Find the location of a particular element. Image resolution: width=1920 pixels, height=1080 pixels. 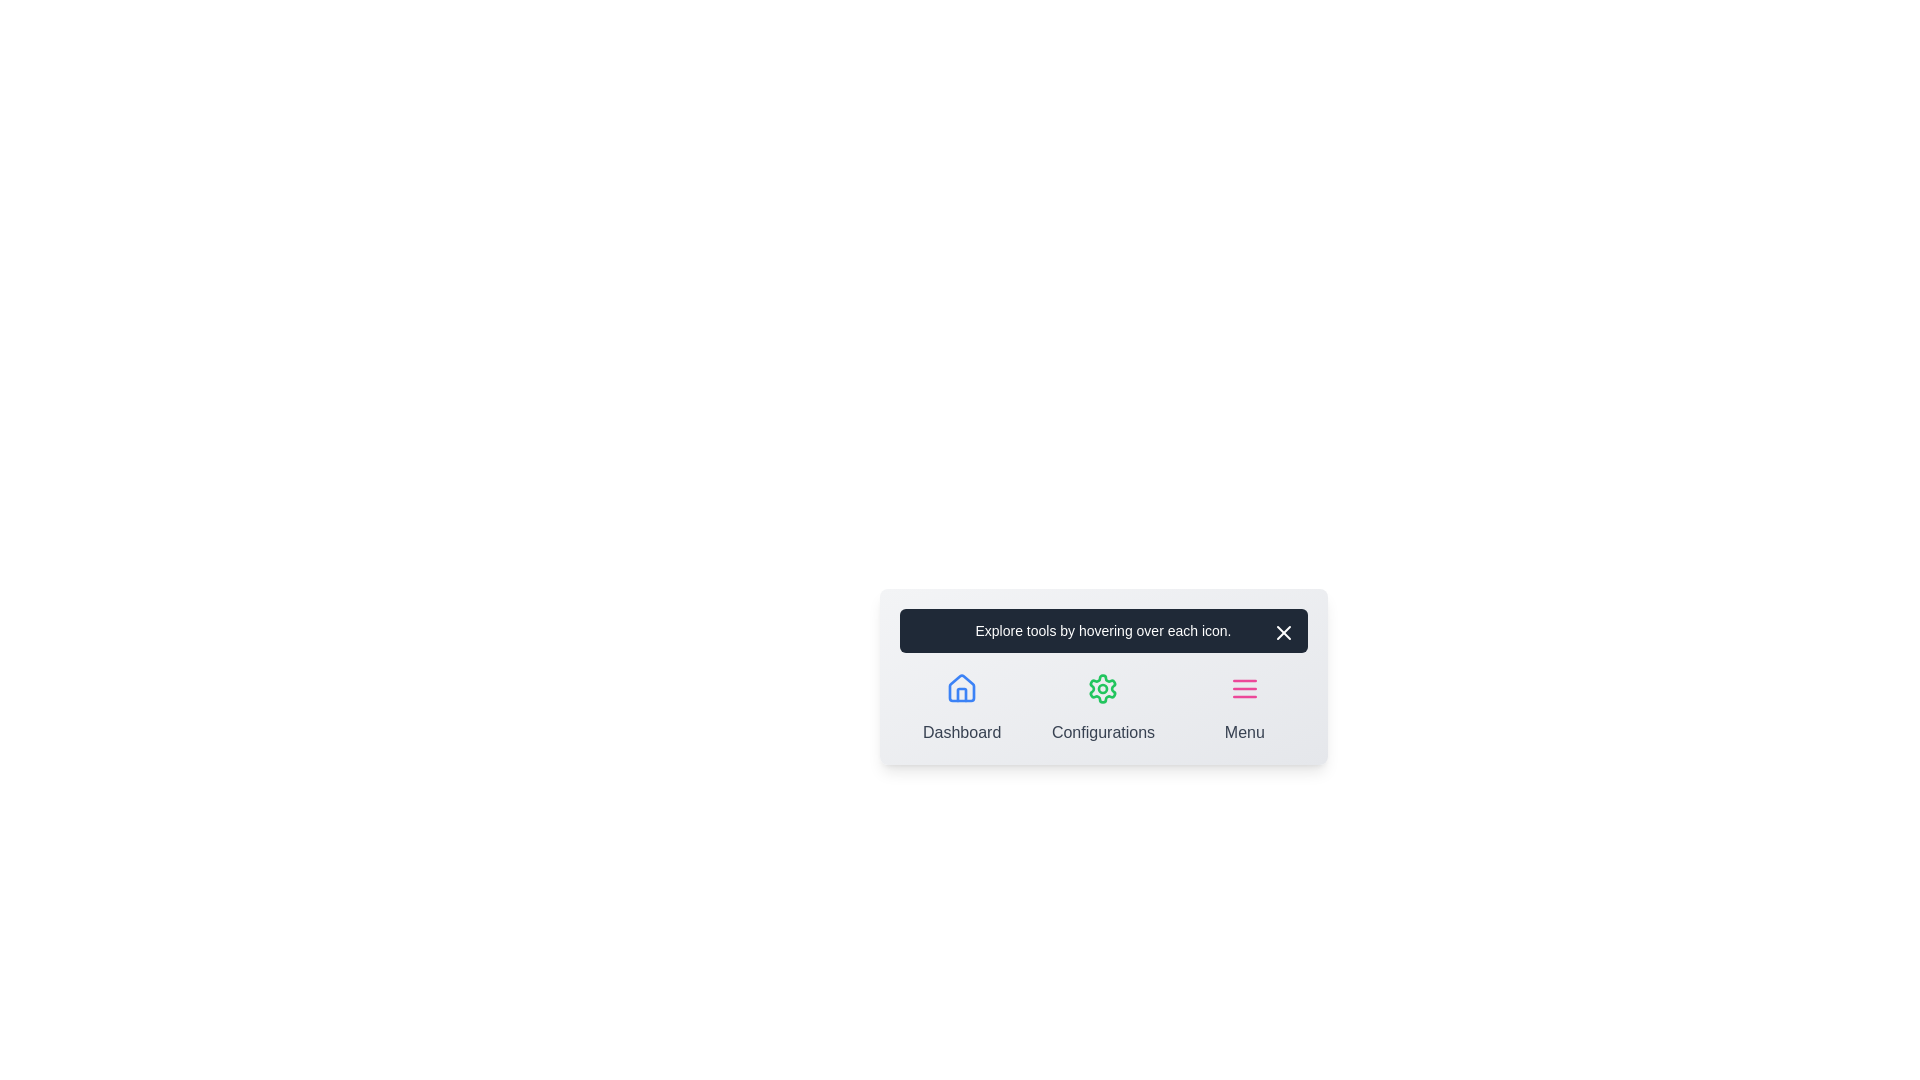

the configuration/settings icon located is located at coordinates (1102, 688).